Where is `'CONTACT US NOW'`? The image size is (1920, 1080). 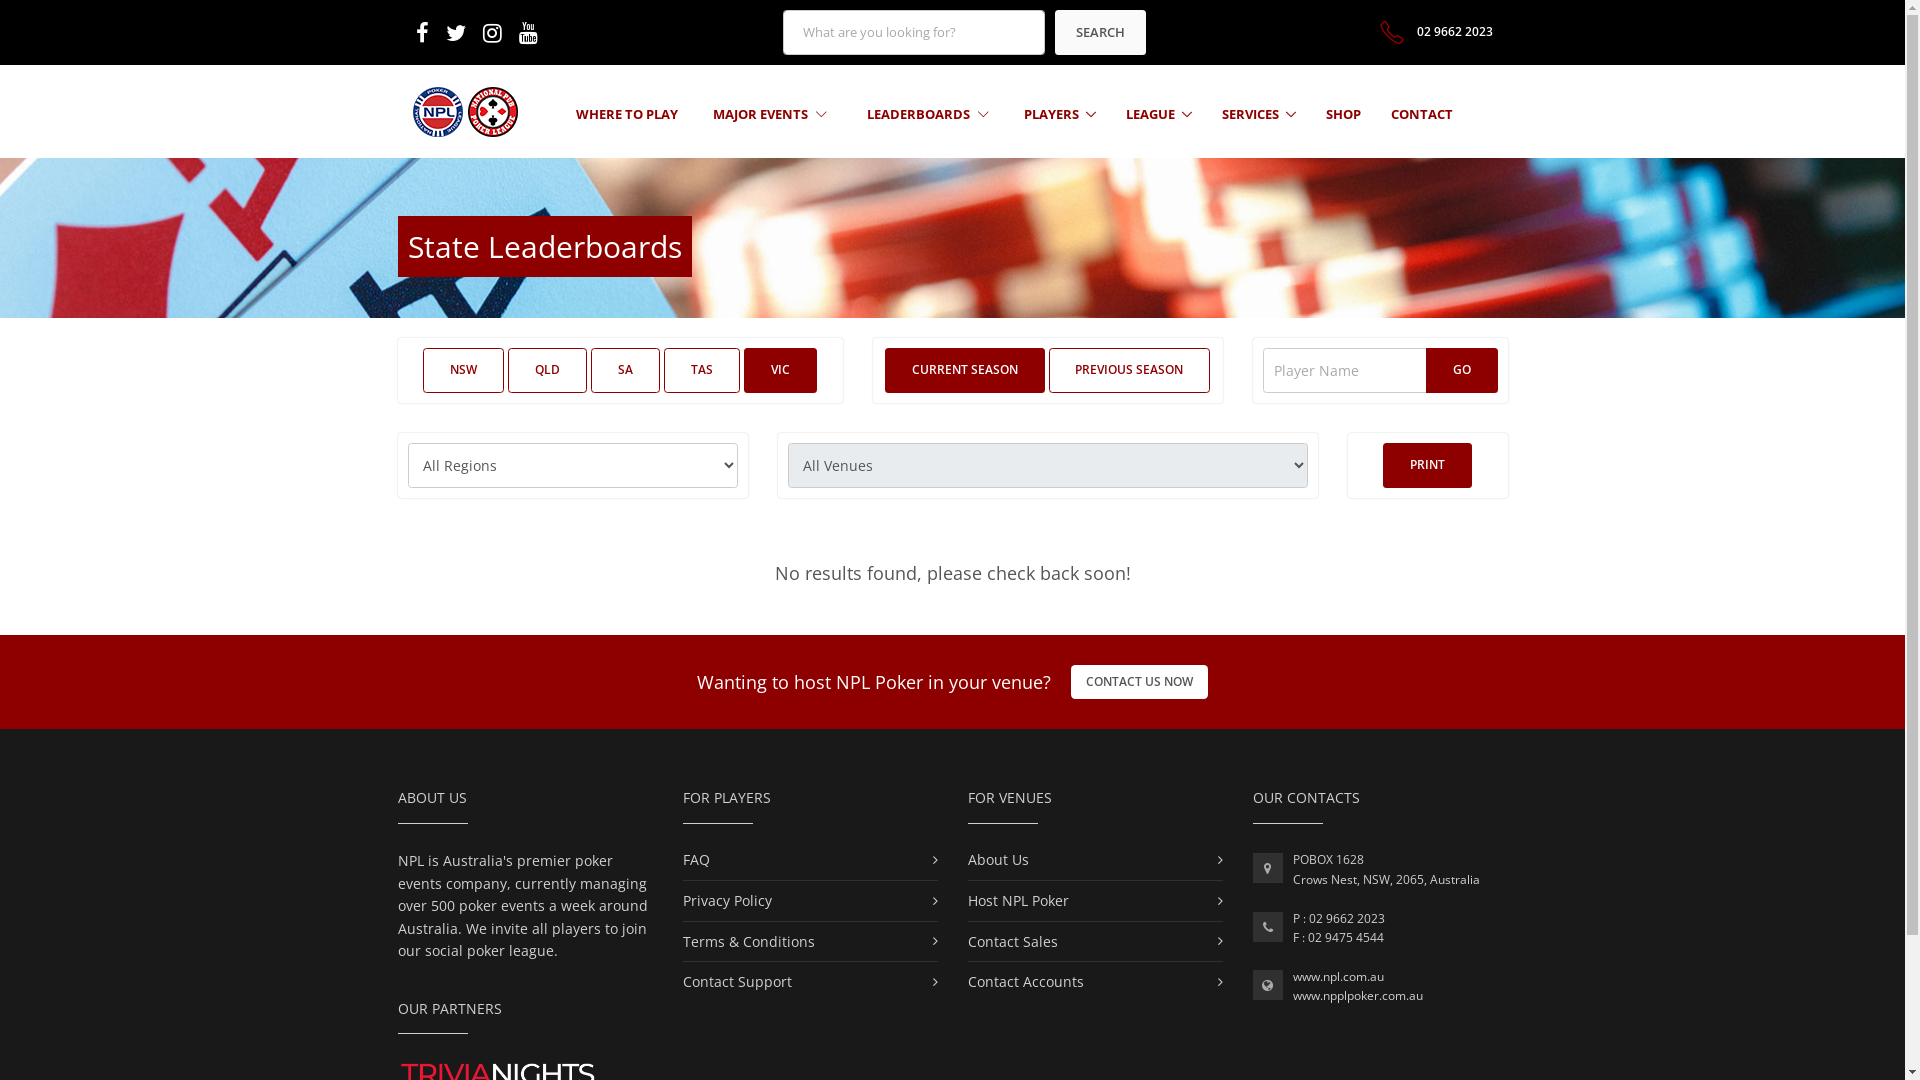 'CONTACT US NOW' is located at coordinates (1139, 680).